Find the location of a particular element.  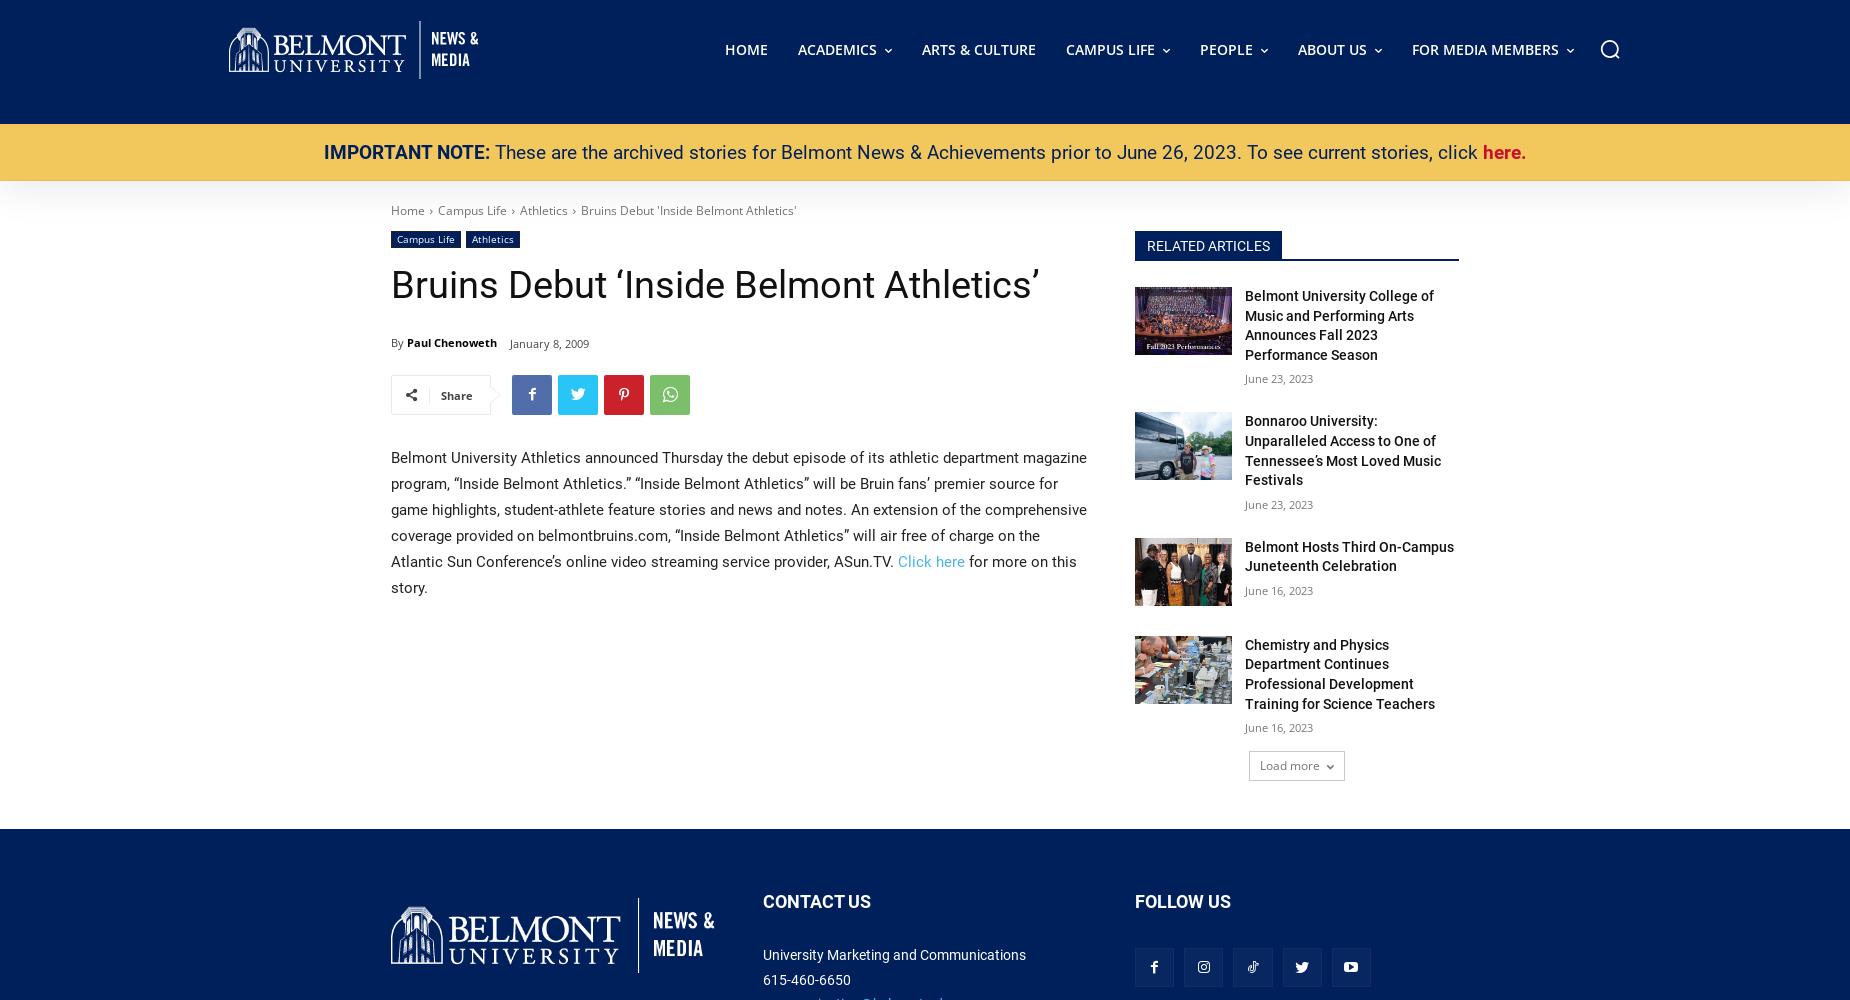

'People' is located at coordinates (1198, 49).